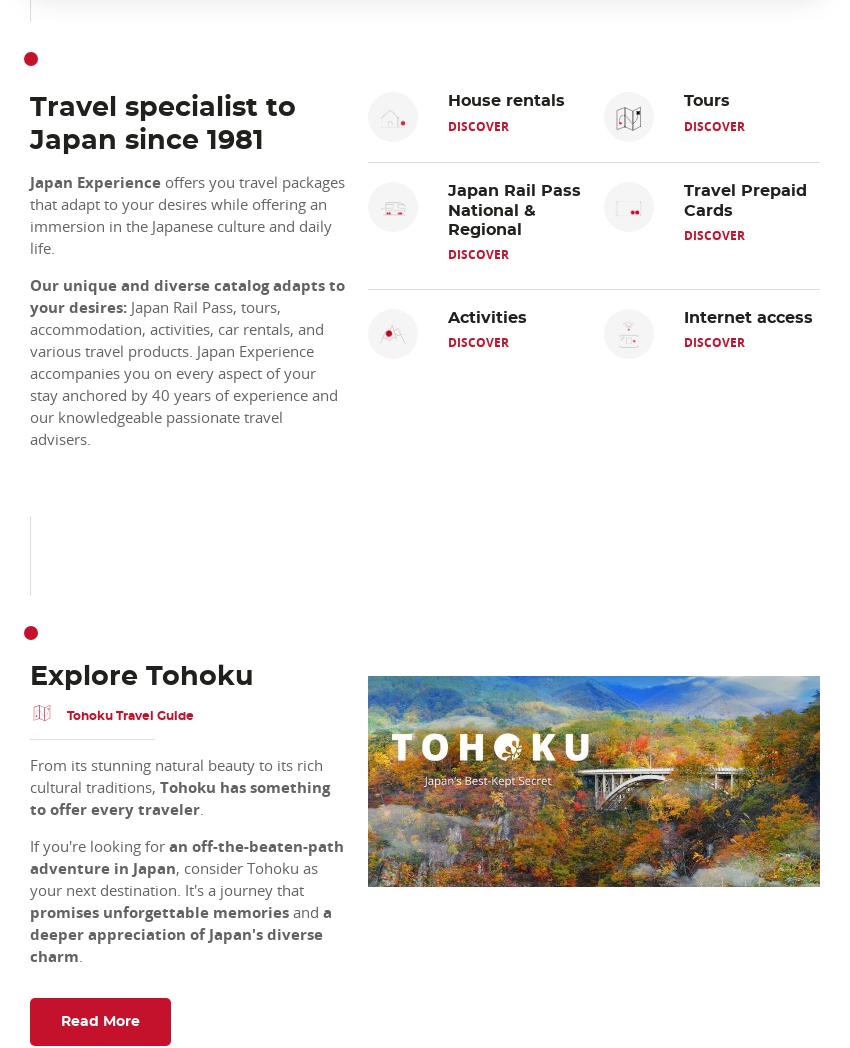 The width and height of the screenshot is (850, 1048). What do you see at coordinates (29, 675) in the screenshot?
I see `'Explore Tohoku'` at bounding box center [29, 675].